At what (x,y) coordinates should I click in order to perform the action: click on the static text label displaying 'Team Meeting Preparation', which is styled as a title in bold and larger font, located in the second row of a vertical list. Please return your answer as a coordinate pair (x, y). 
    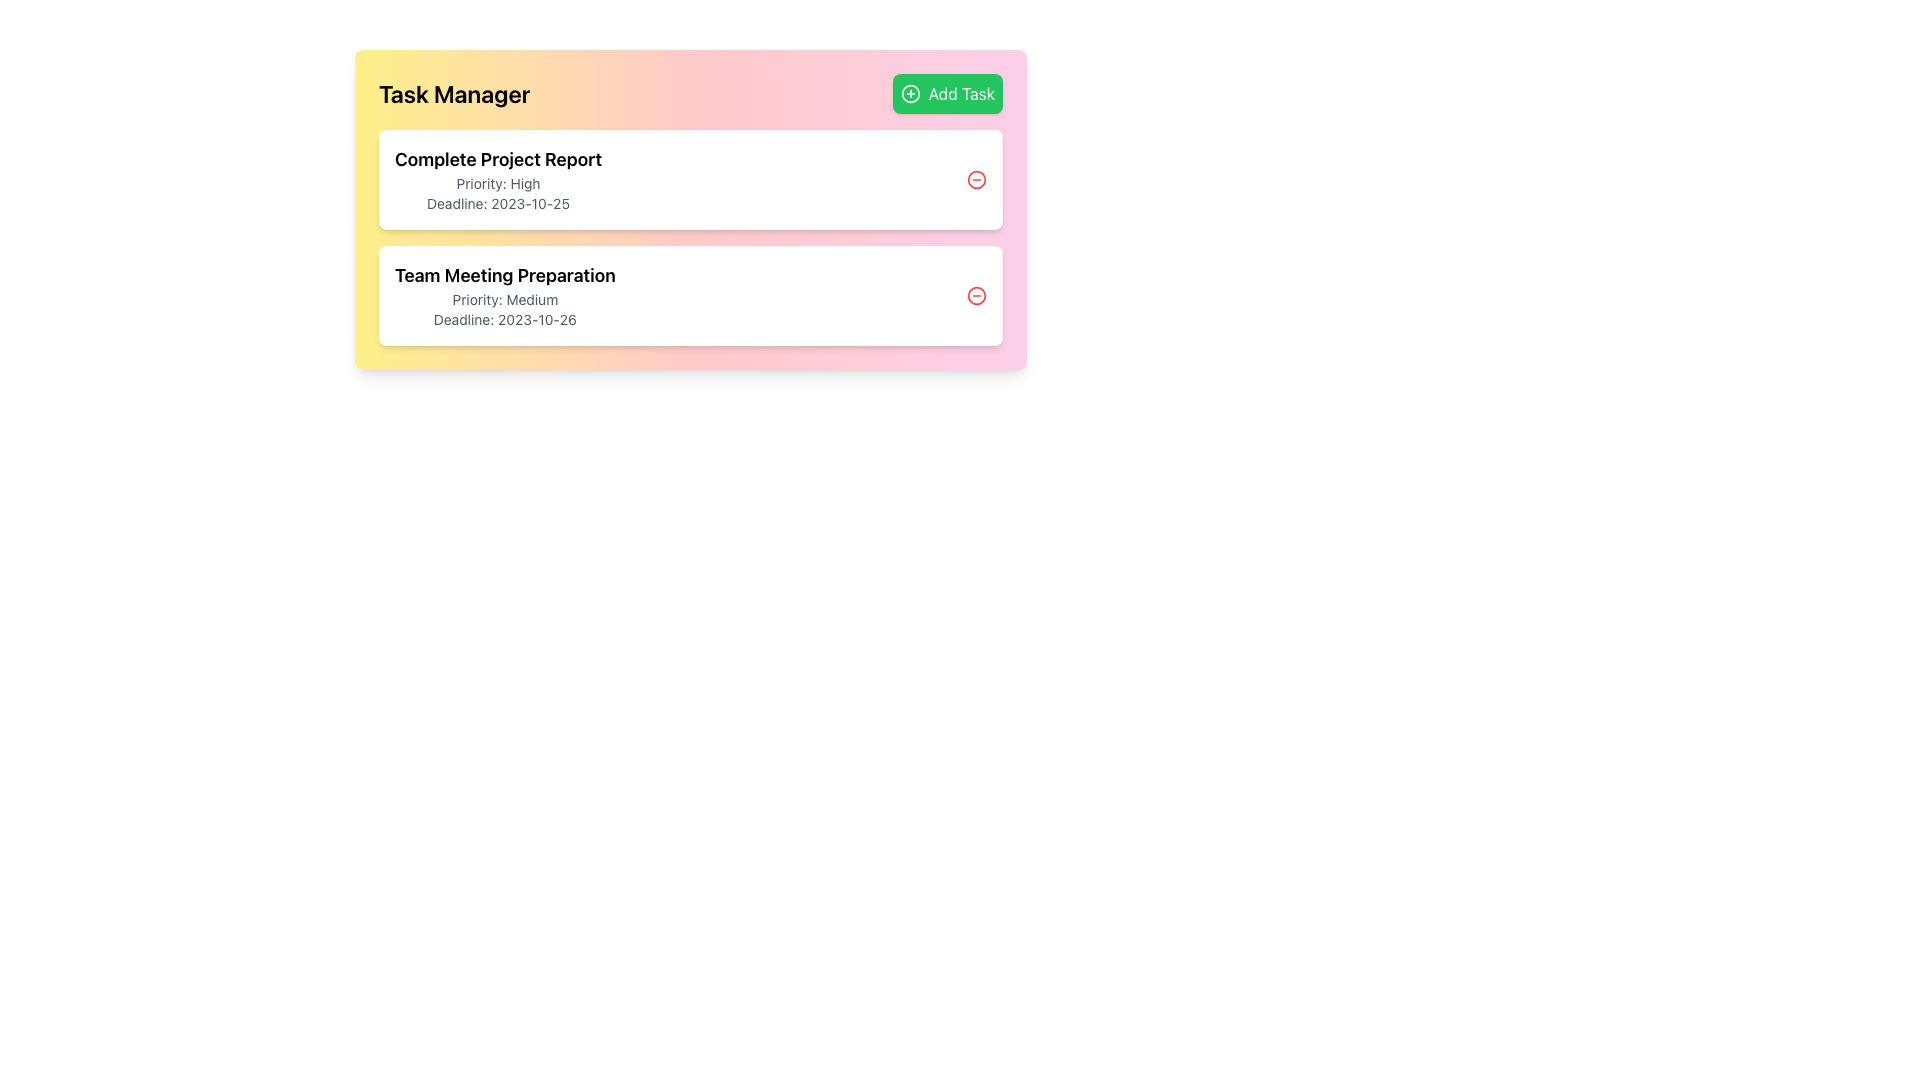
    Looking at the image, I should click on (505, 276).